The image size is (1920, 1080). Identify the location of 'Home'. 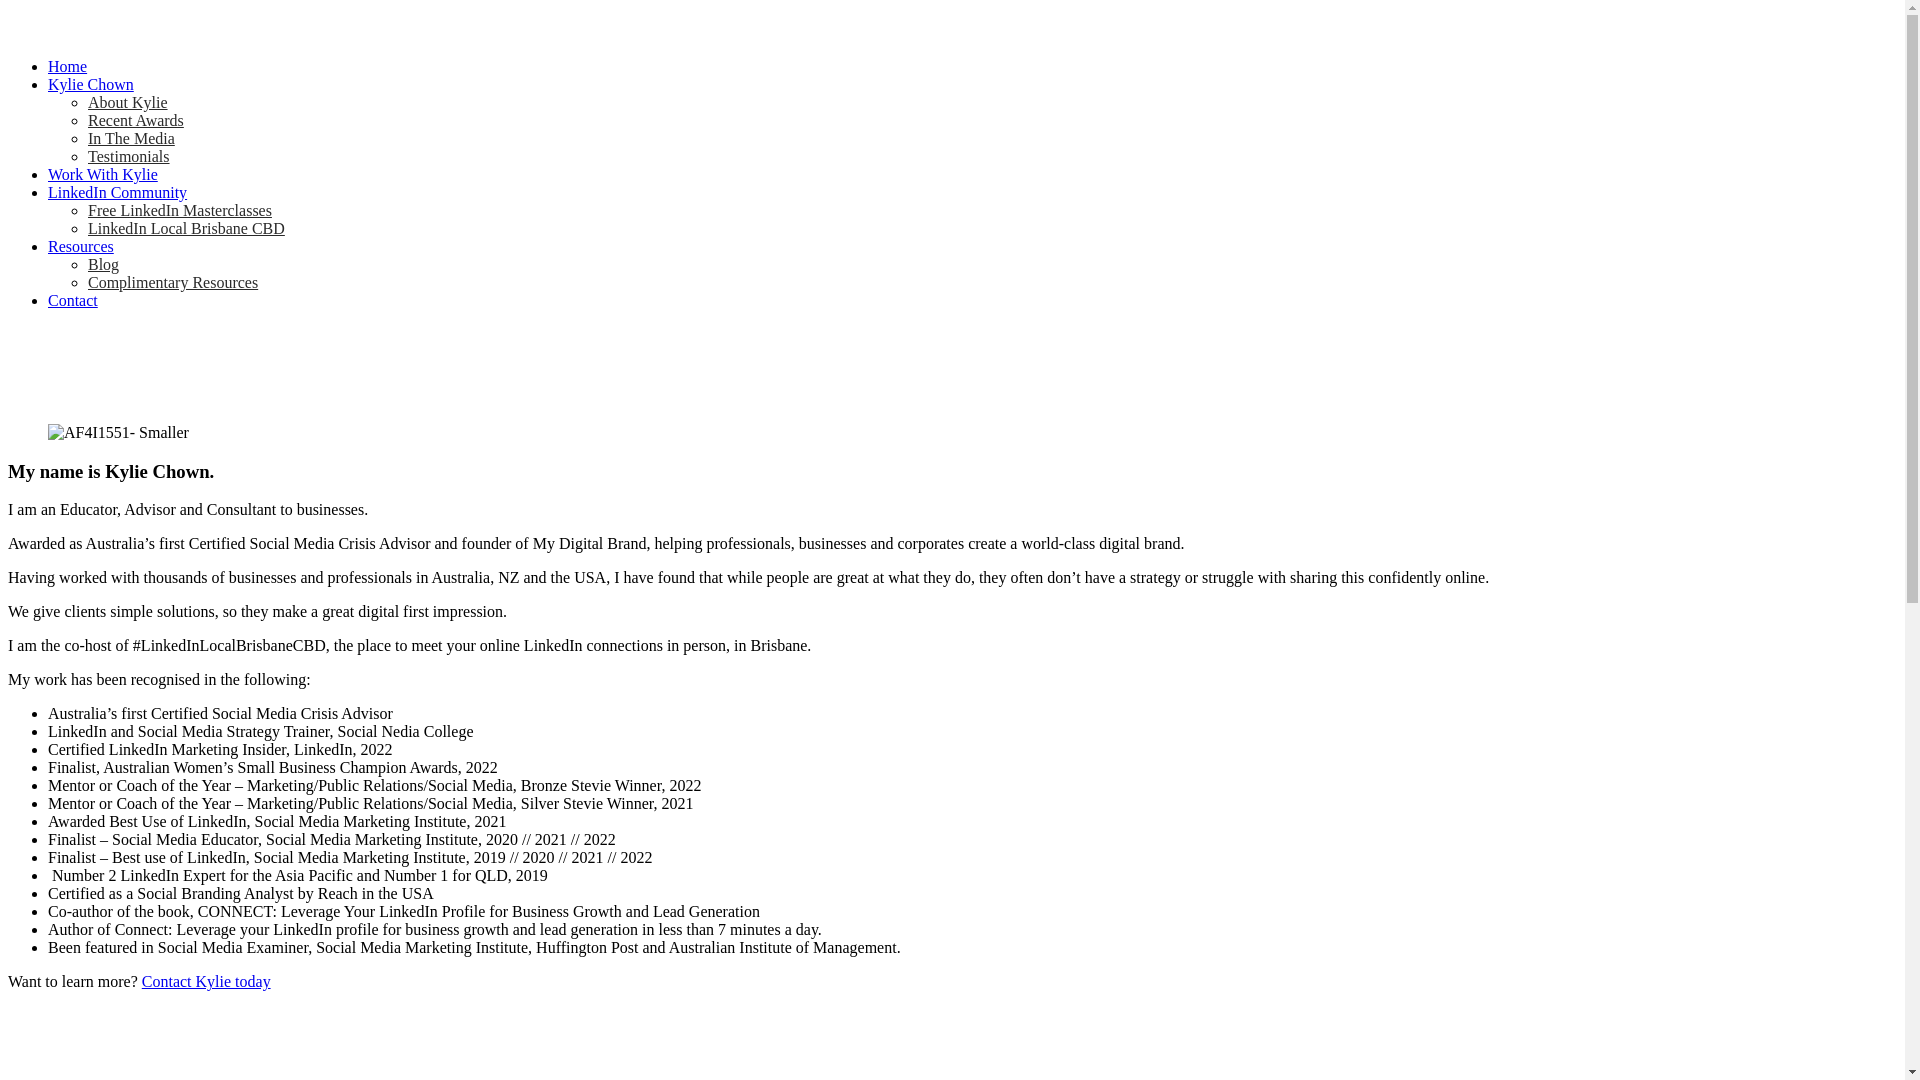
(67, 65).